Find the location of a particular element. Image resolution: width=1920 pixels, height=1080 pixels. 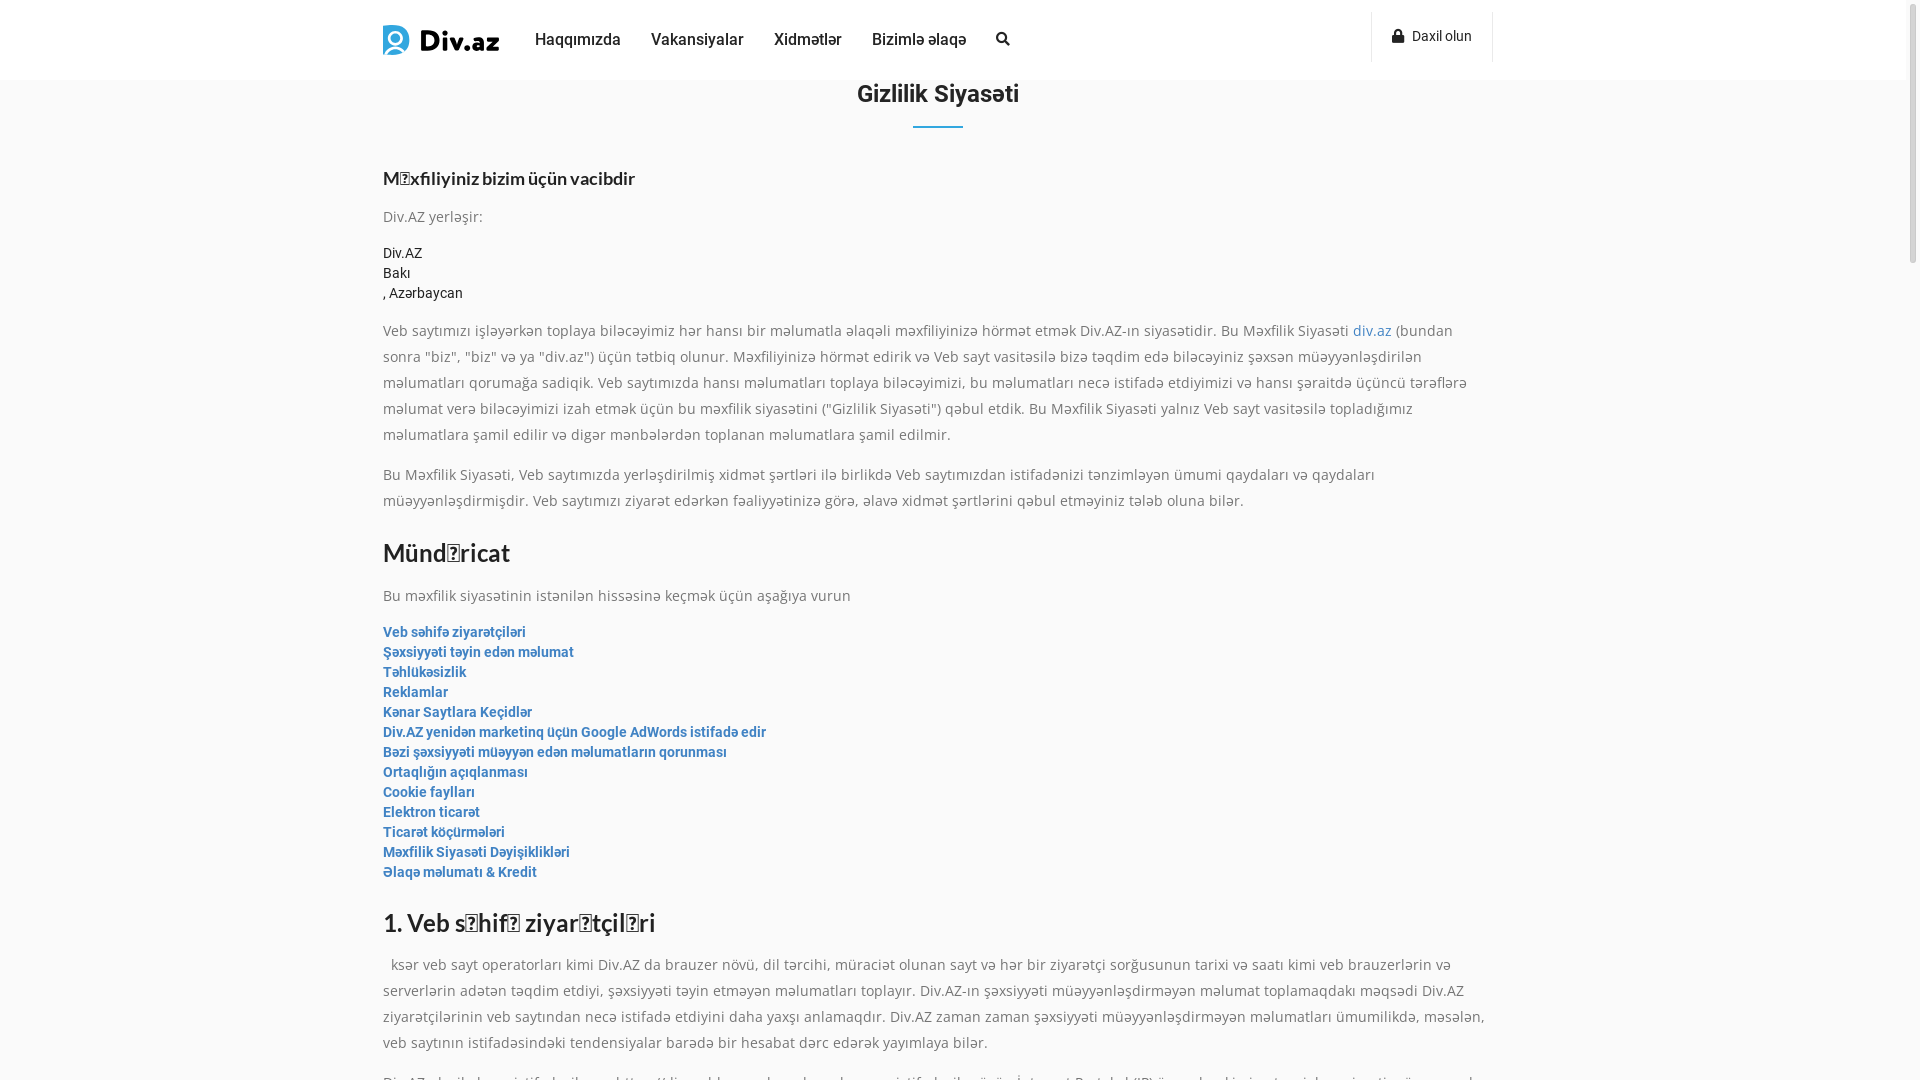

'Vakansiyalar' is located at coordinates (643, 39).